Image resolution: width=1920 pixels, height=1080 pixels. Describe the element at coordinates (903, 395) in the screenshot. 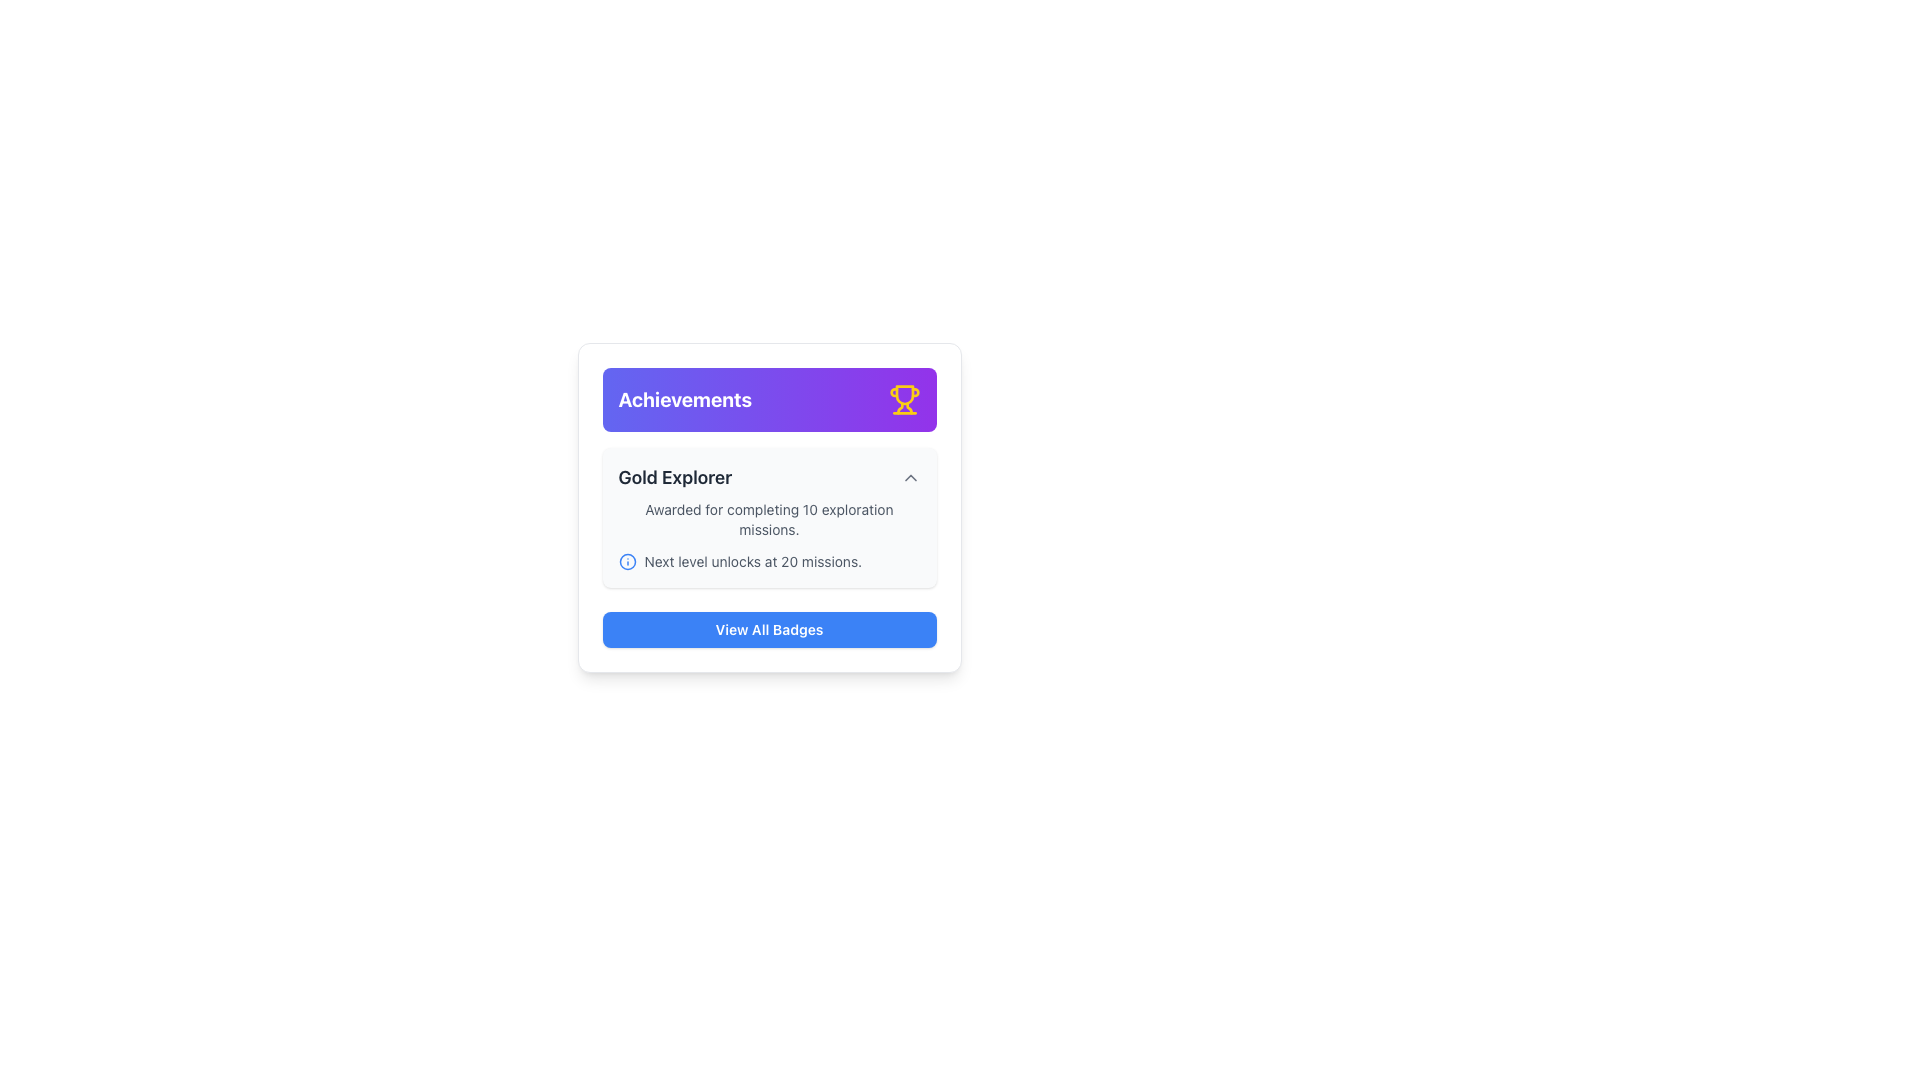

I see `the centrally large trophy icon in the top-right corner of the purple 'Achievements' title bar` at that location.